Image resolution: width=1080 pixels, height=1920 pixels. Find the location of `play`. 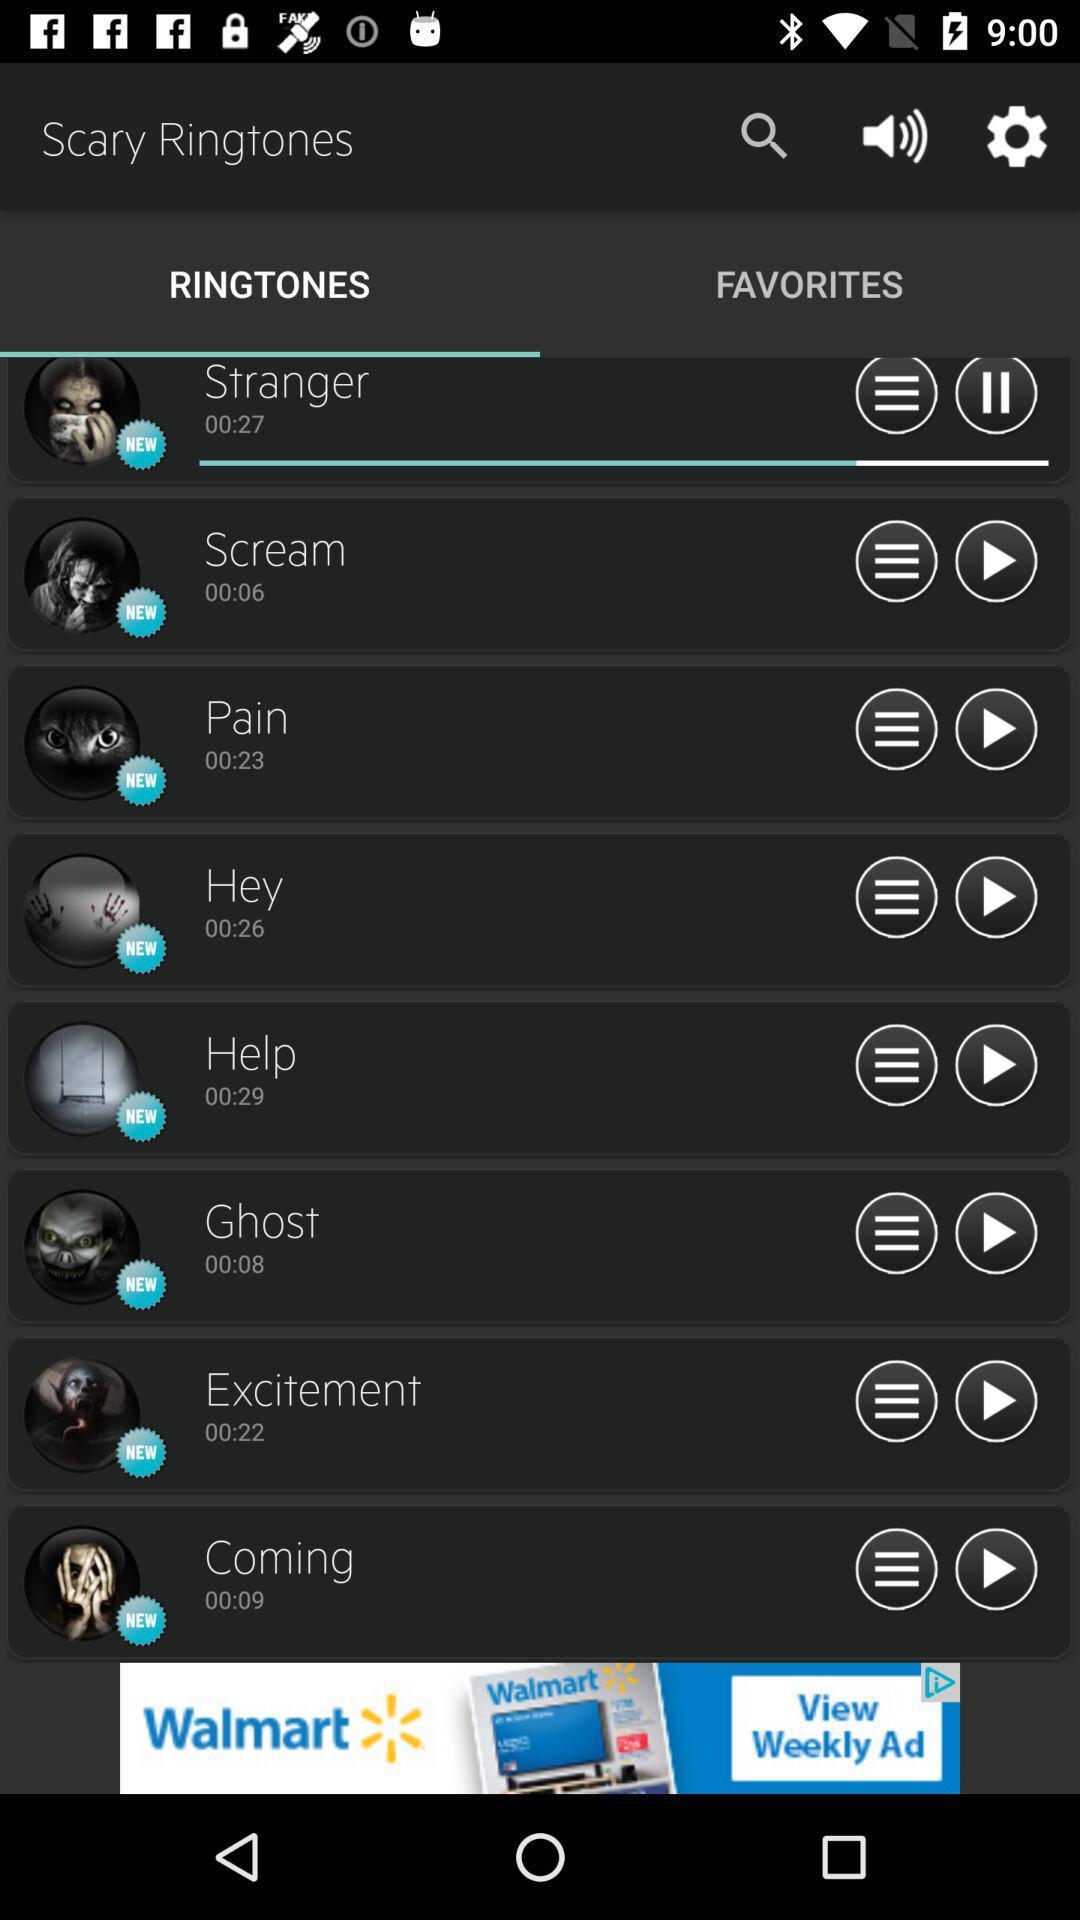

play is located at coordinates (995, 1569).